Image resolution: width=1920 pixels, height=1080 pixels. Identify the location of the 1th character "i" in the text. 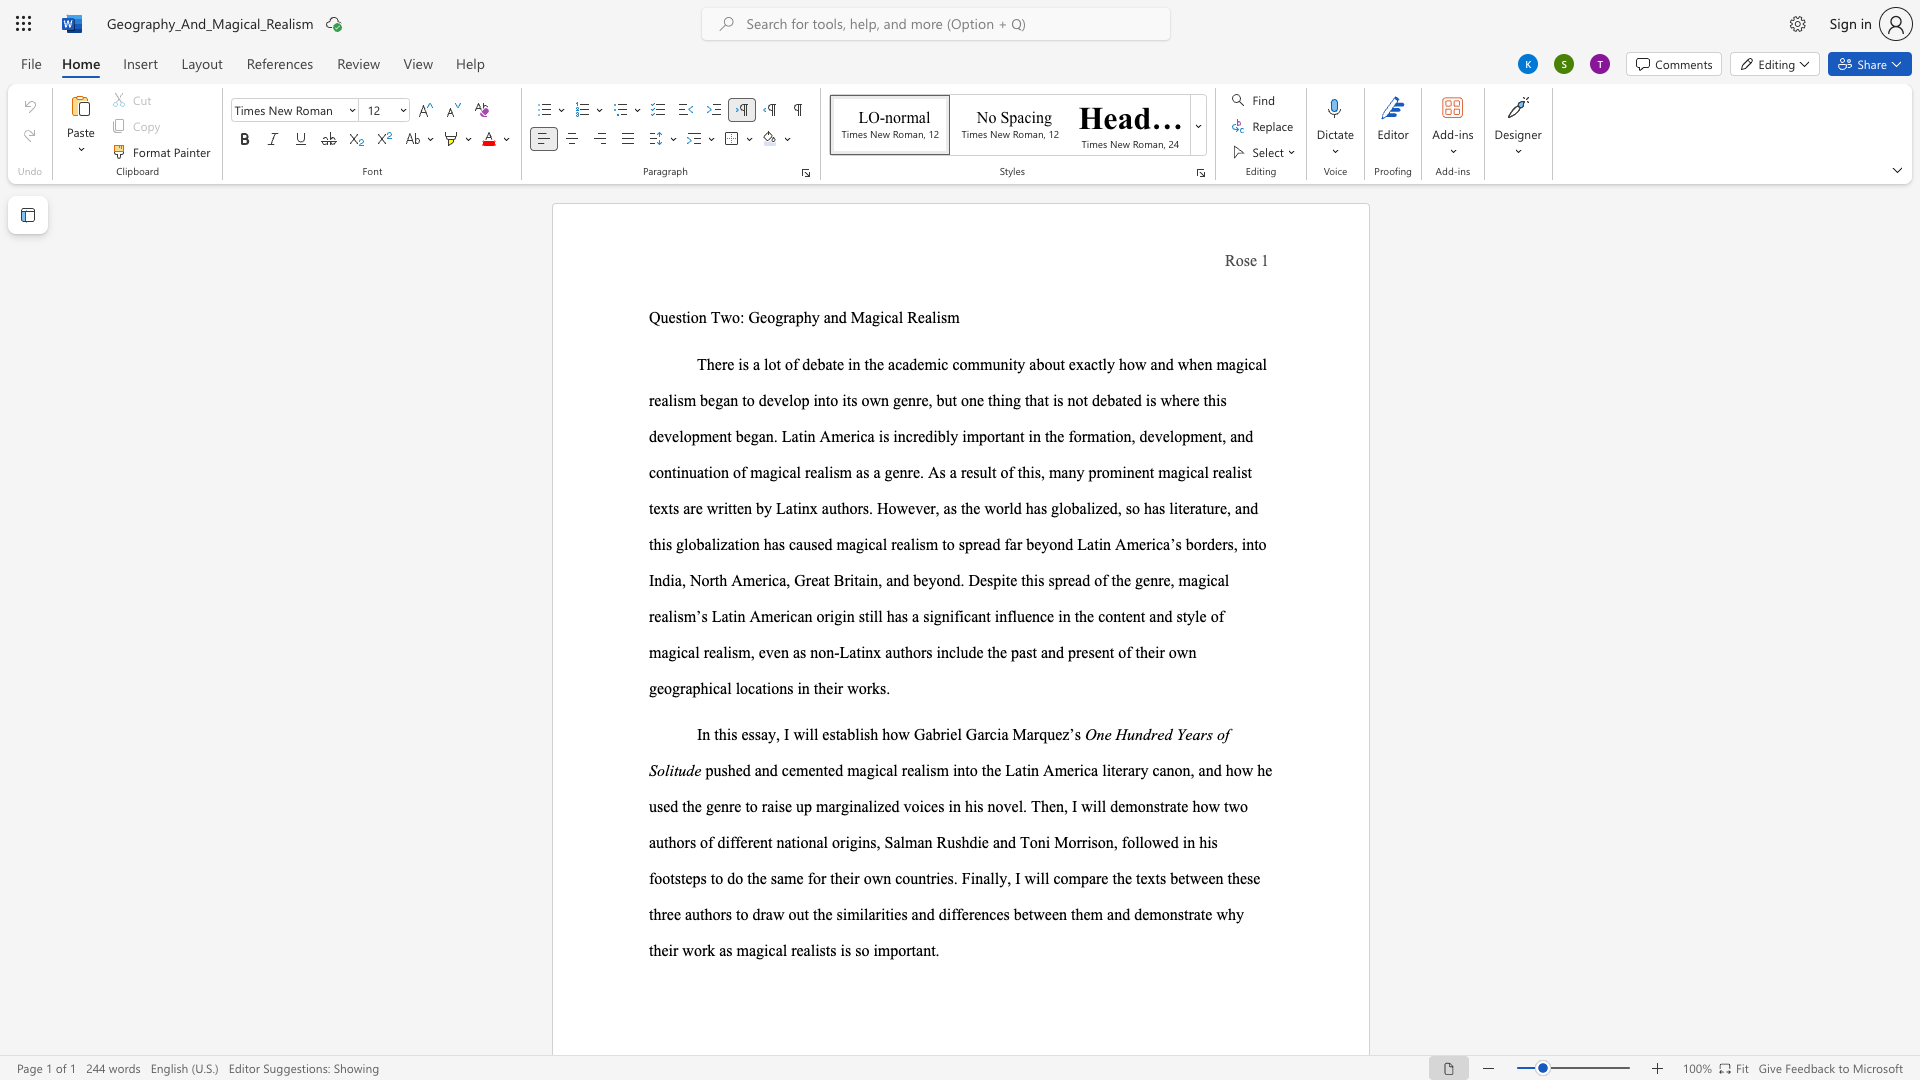
(930, 615).